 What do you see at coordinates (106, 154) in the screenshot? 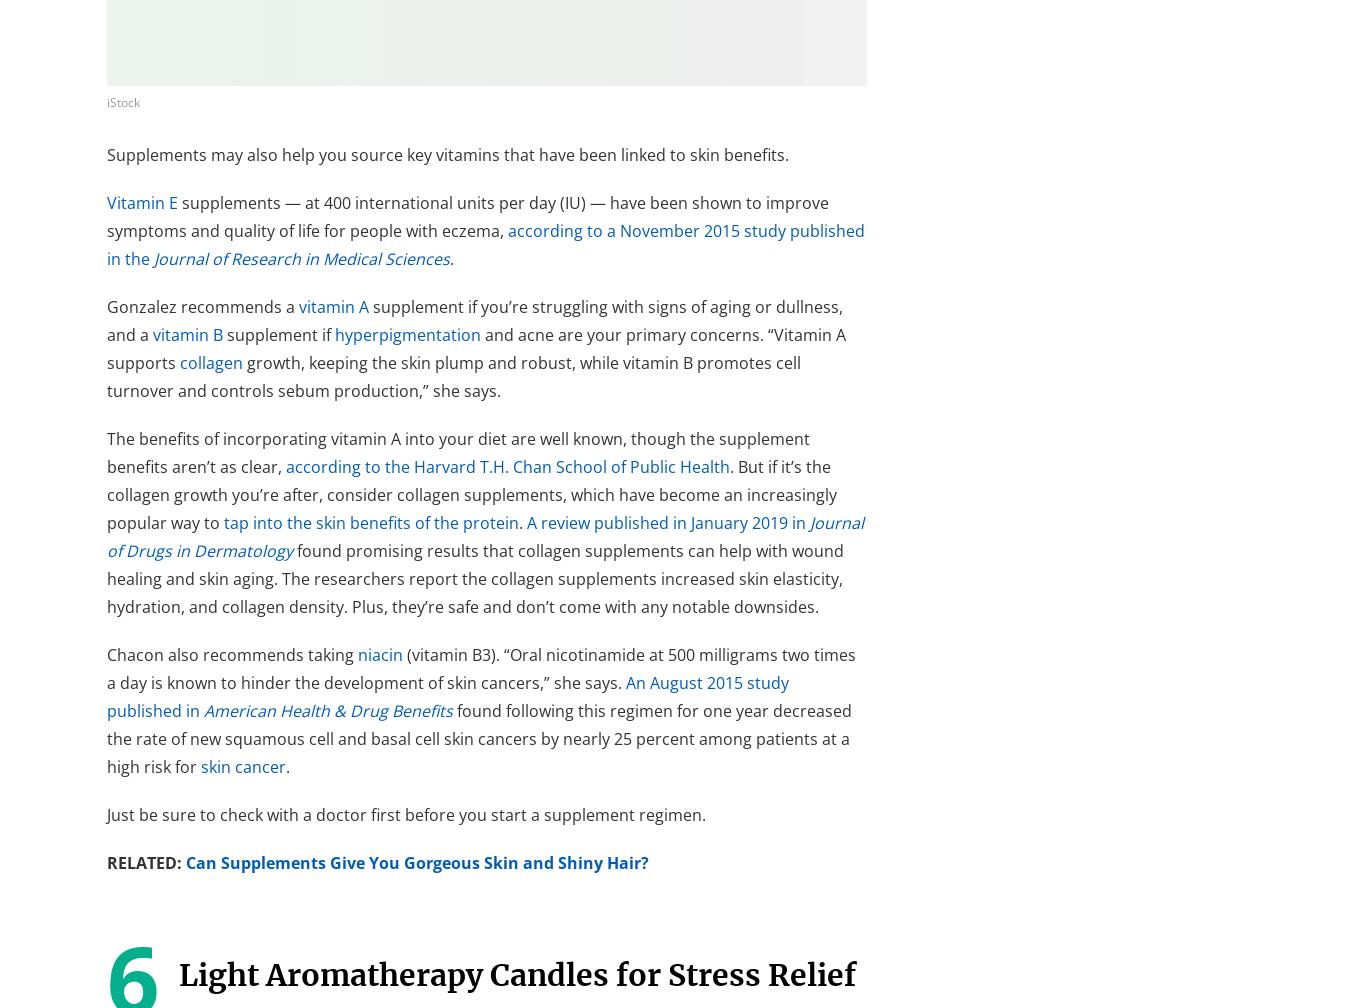
I see `'Supplements may also help you source key vitamins that have been linked to skin benefits.'` at bounding box center [106, 154].